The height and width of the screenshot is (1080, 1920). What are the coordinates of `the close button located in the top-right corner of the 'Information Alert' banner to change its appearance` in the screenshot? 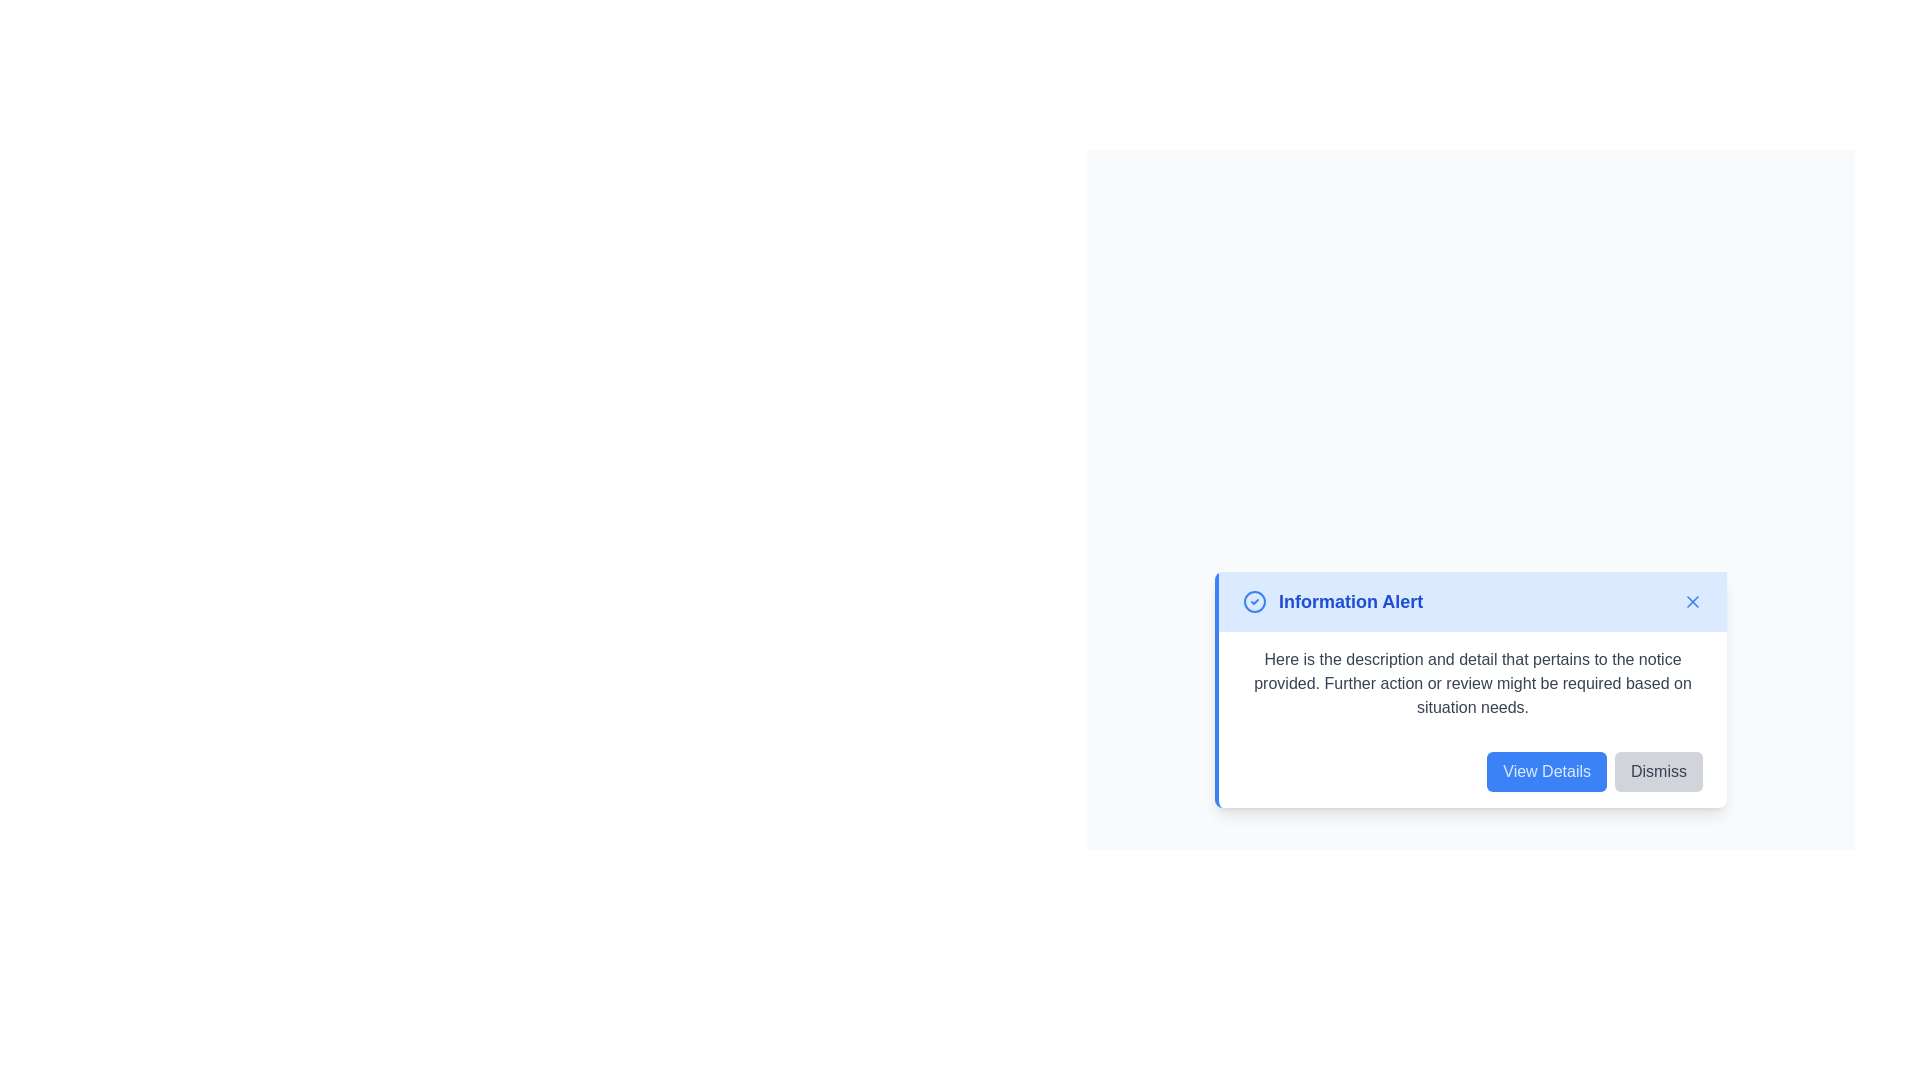 It's located at (1692, 600).